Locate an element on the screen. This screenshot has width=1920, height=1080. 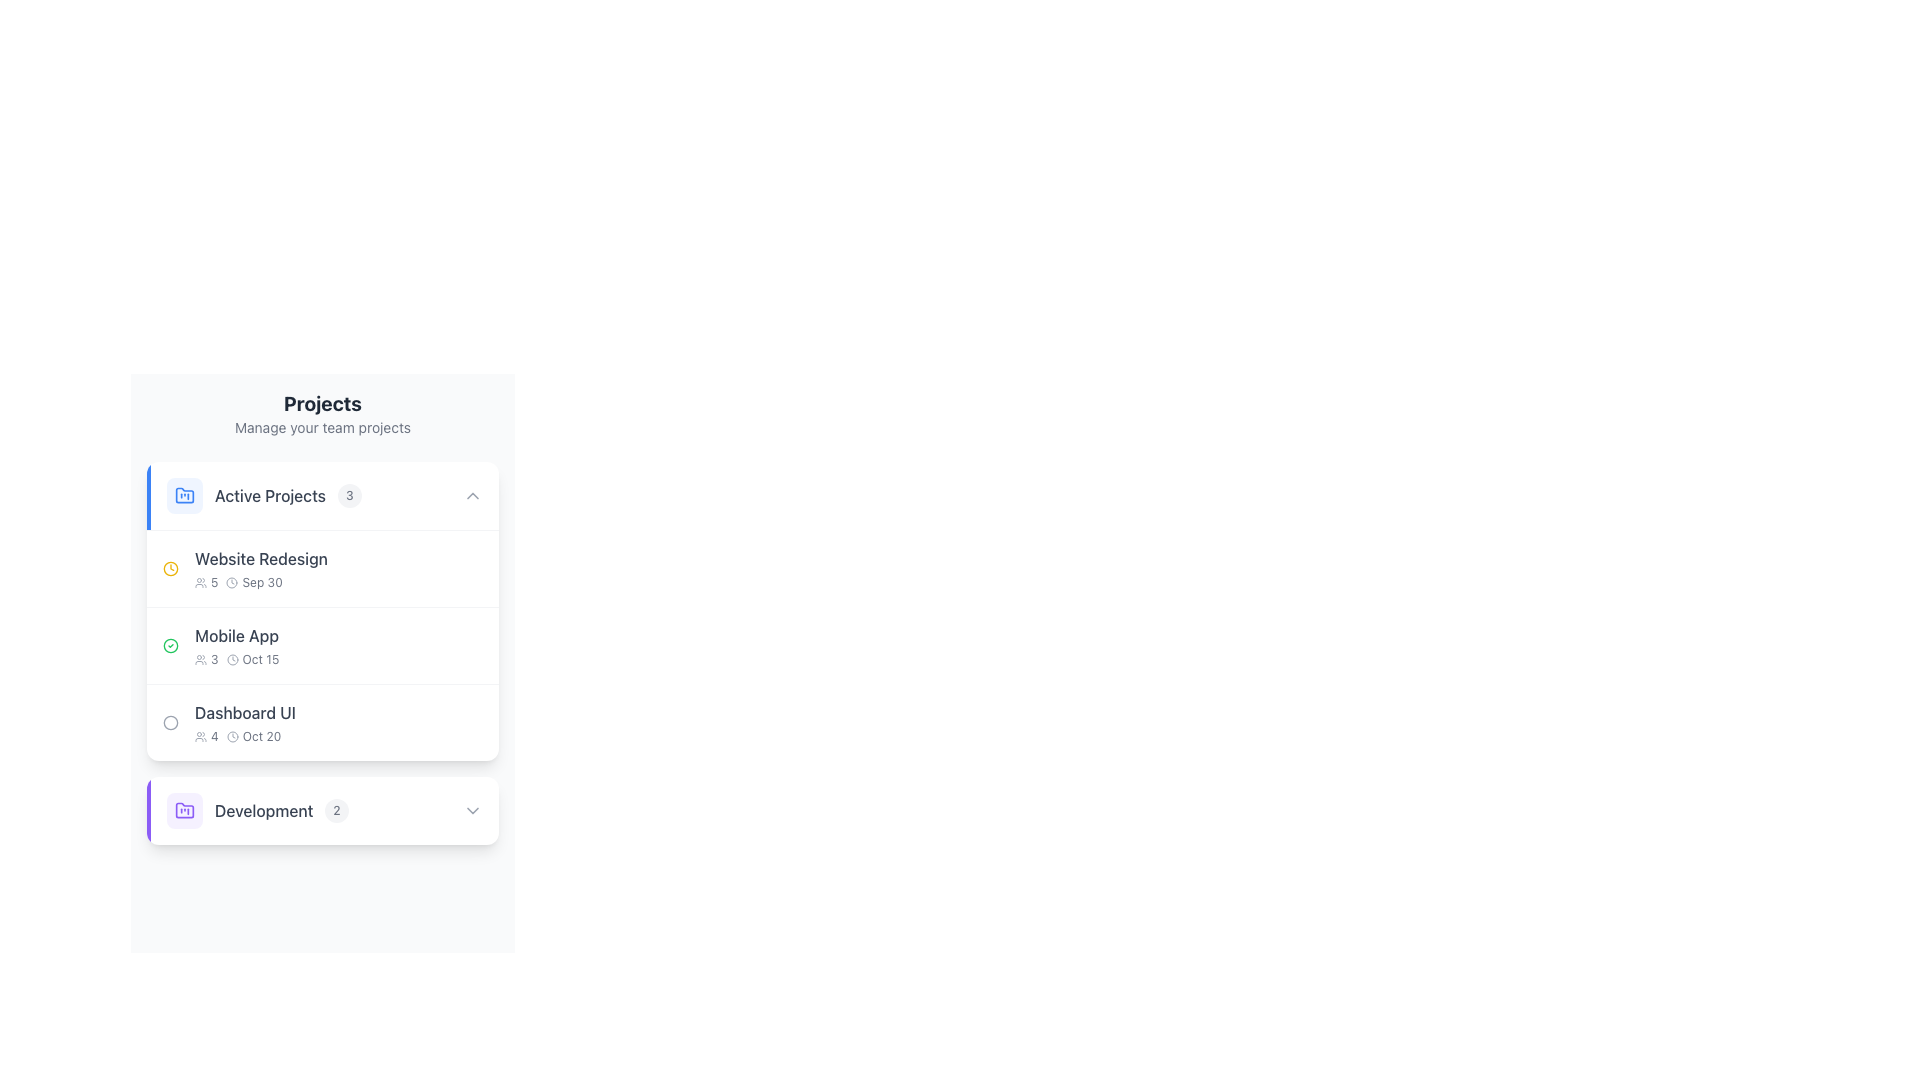
the List item that serves as an entry point is located at coordinates (322, 721).